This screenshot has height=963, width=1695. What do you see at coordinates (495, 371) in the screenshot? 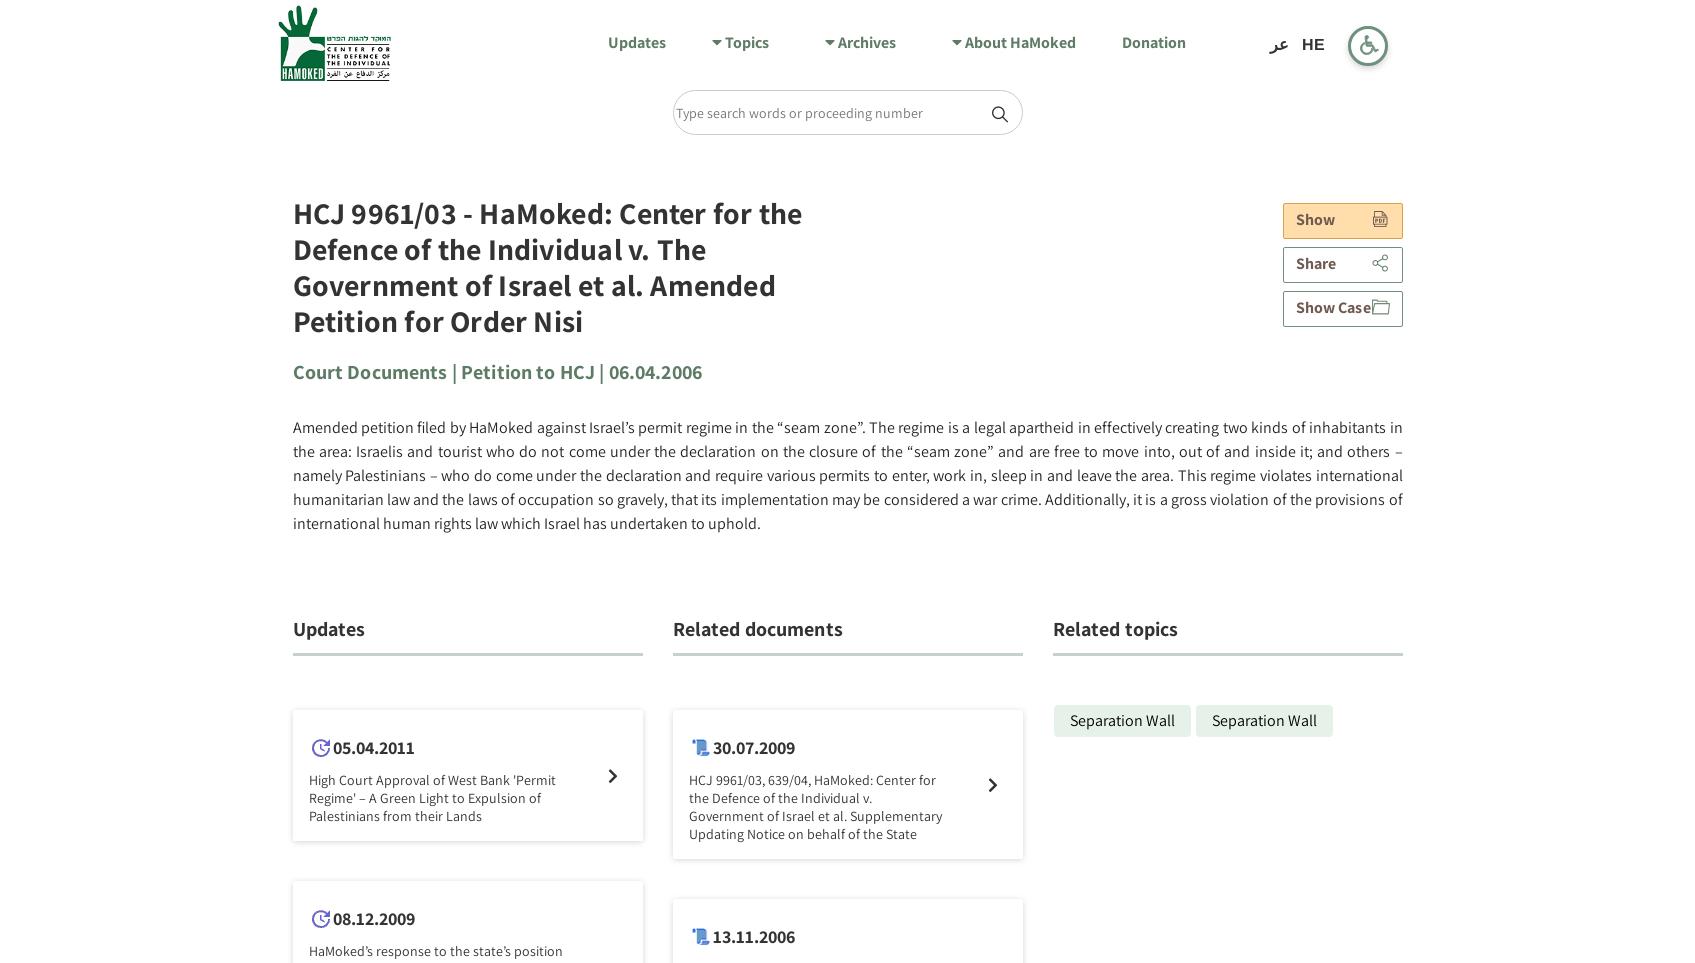
I see `'Court Documents | Petition to HCJ | 06.04.2006'` at bounding box center [495, 371].